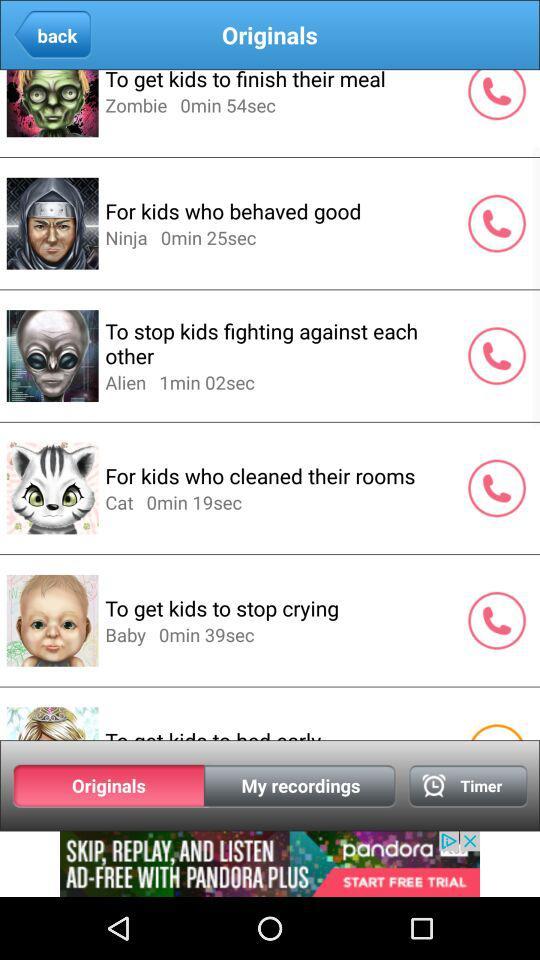  Describe the element at coordinates (52, 355) in the screenshot. I see `the third image which is before to stop kids fighting against each other` at that location.